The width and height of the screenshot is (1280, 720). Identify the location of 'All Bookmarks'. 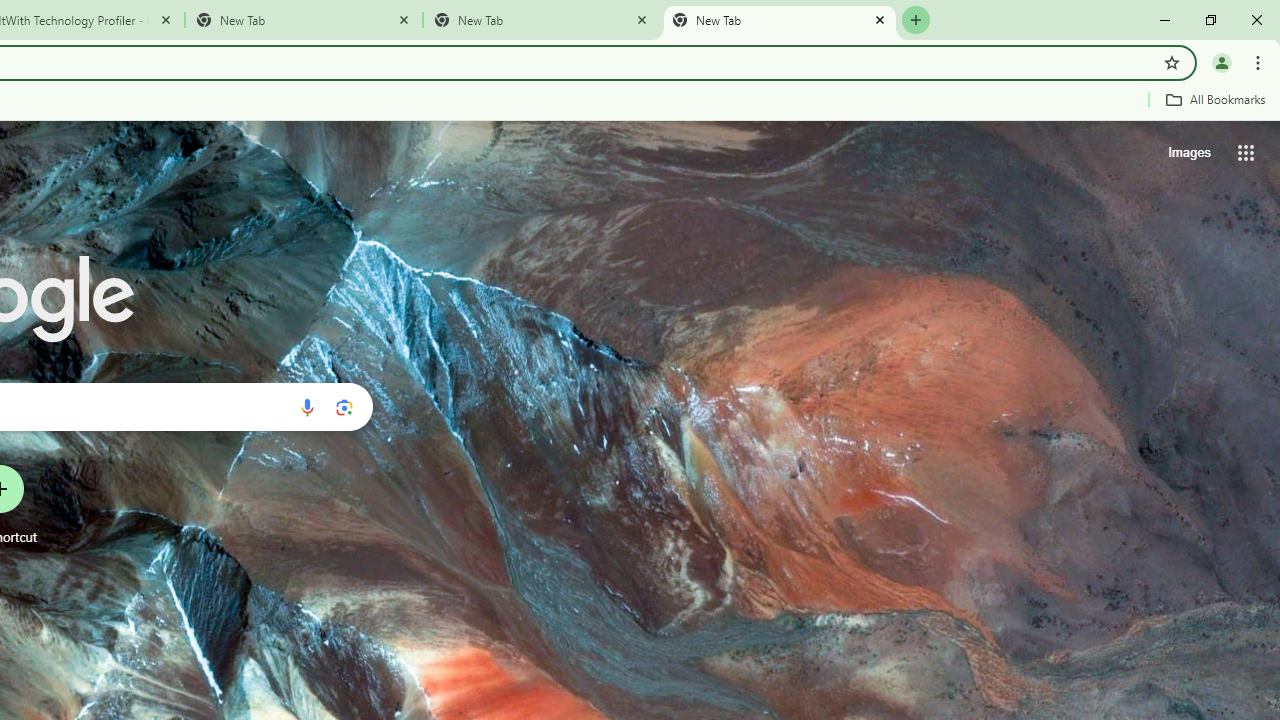
(1214, 99).